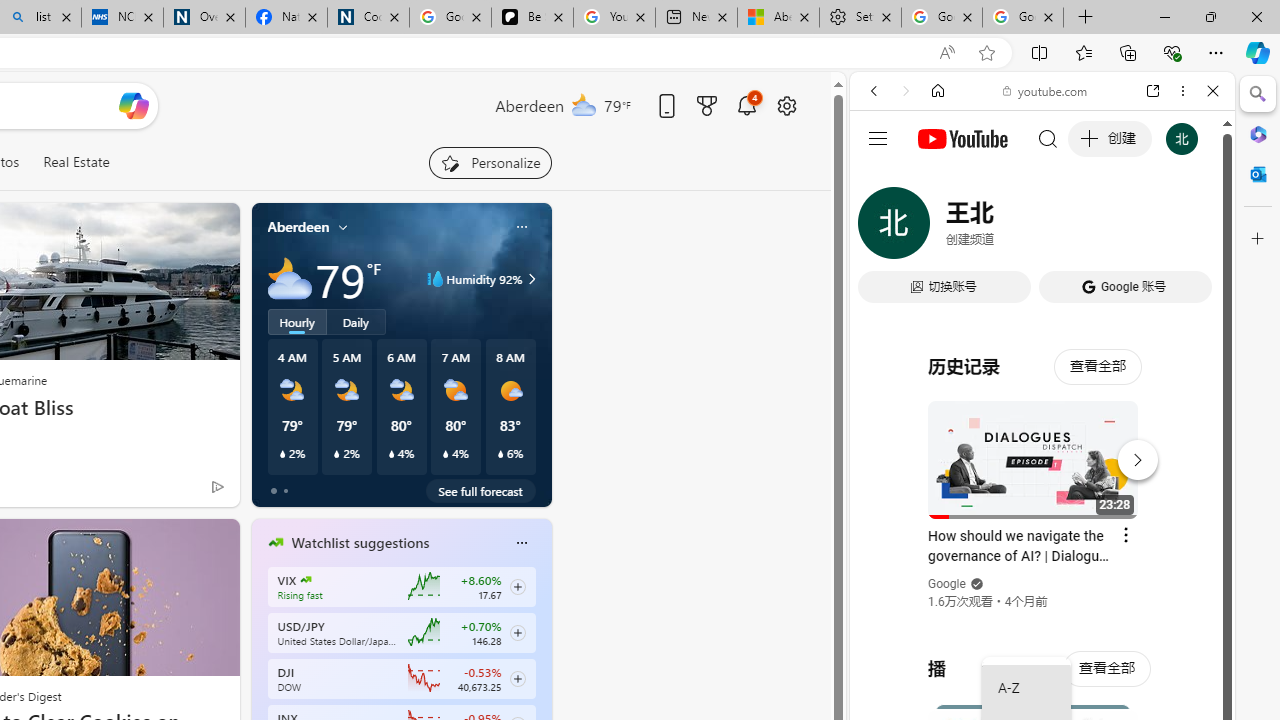 Image resolution: width=1280 pixels, height=720 pixels. Describe the element at coordinates (1041, 445) in the screenshot. I see `'#you'` at that location.